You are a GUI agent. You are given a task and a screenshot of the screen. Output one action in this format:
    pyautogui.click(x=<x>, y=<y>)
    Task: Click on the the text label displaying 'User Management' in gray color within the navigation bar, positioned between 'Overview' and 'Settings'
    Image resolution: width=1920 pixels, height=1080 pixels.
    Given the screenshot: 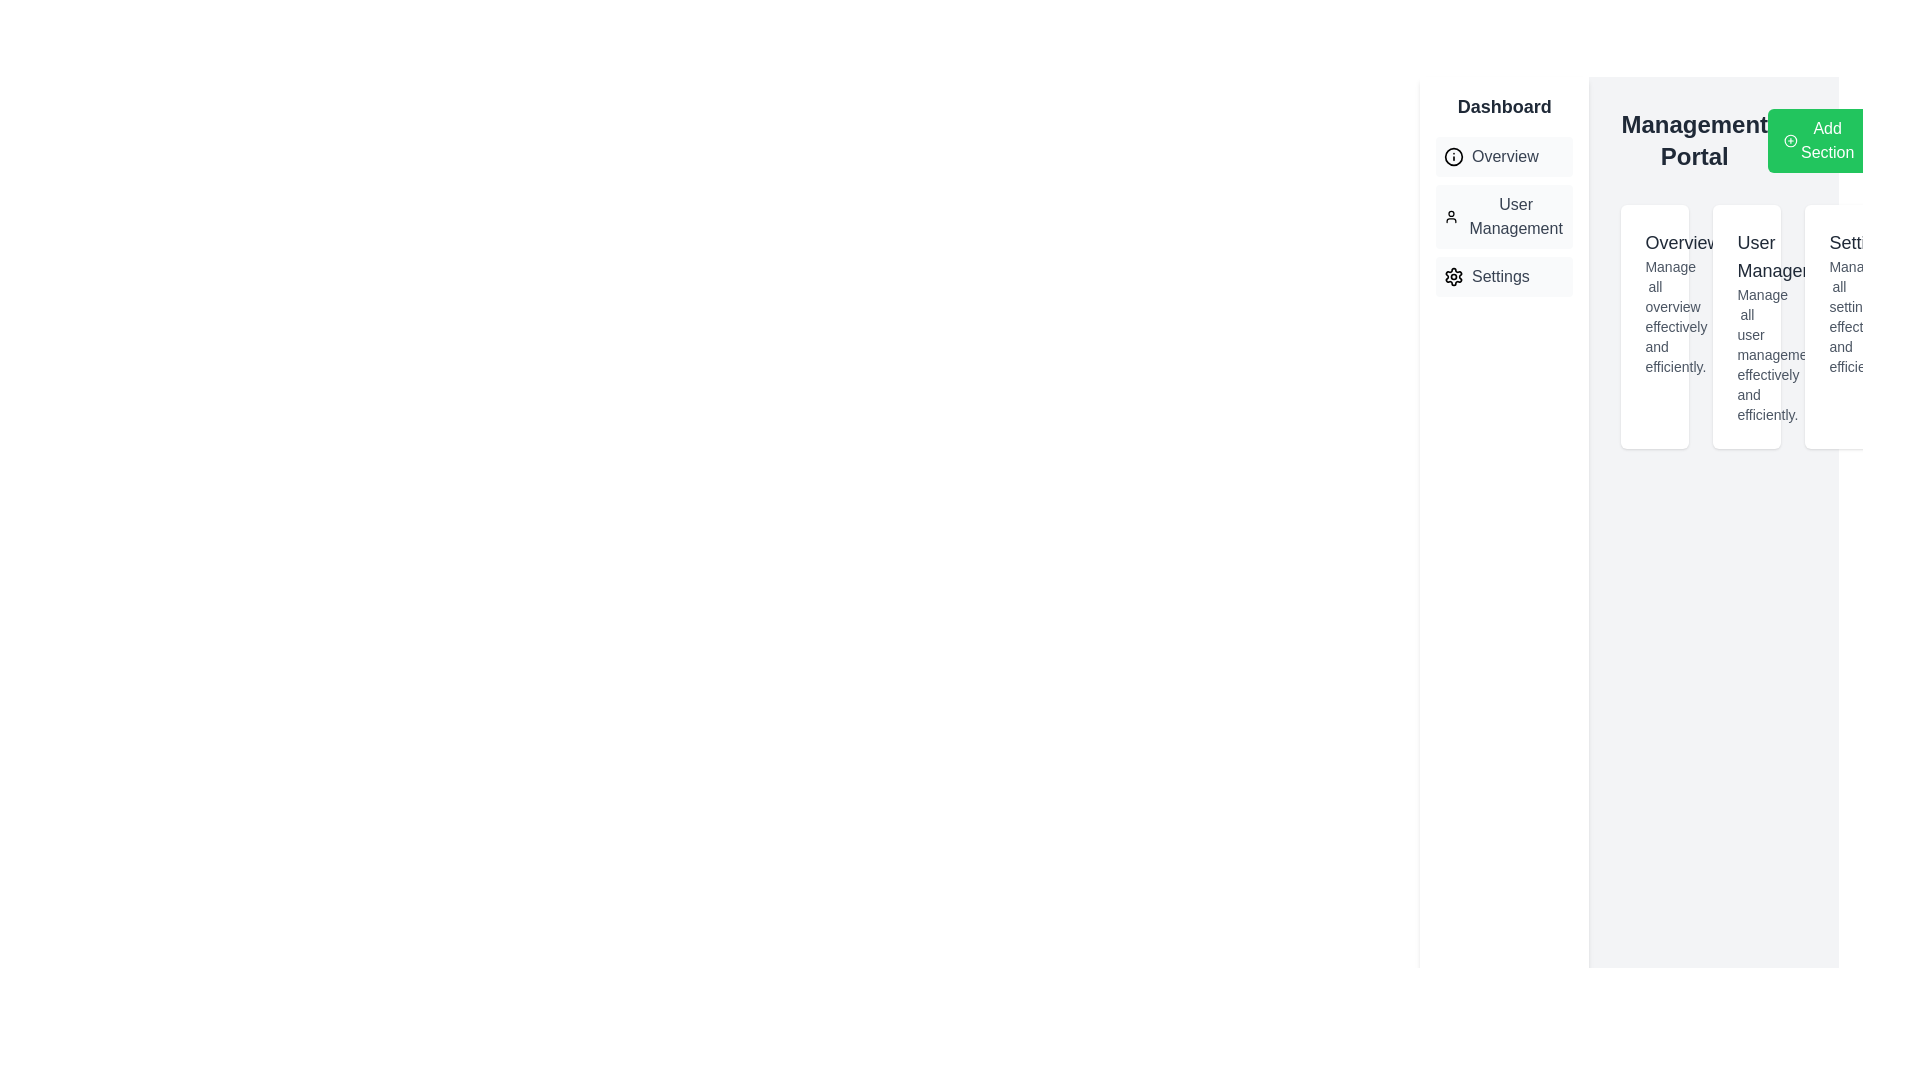 What is the action you would take?
    pyautogui.click(x=1516, y=216)
    